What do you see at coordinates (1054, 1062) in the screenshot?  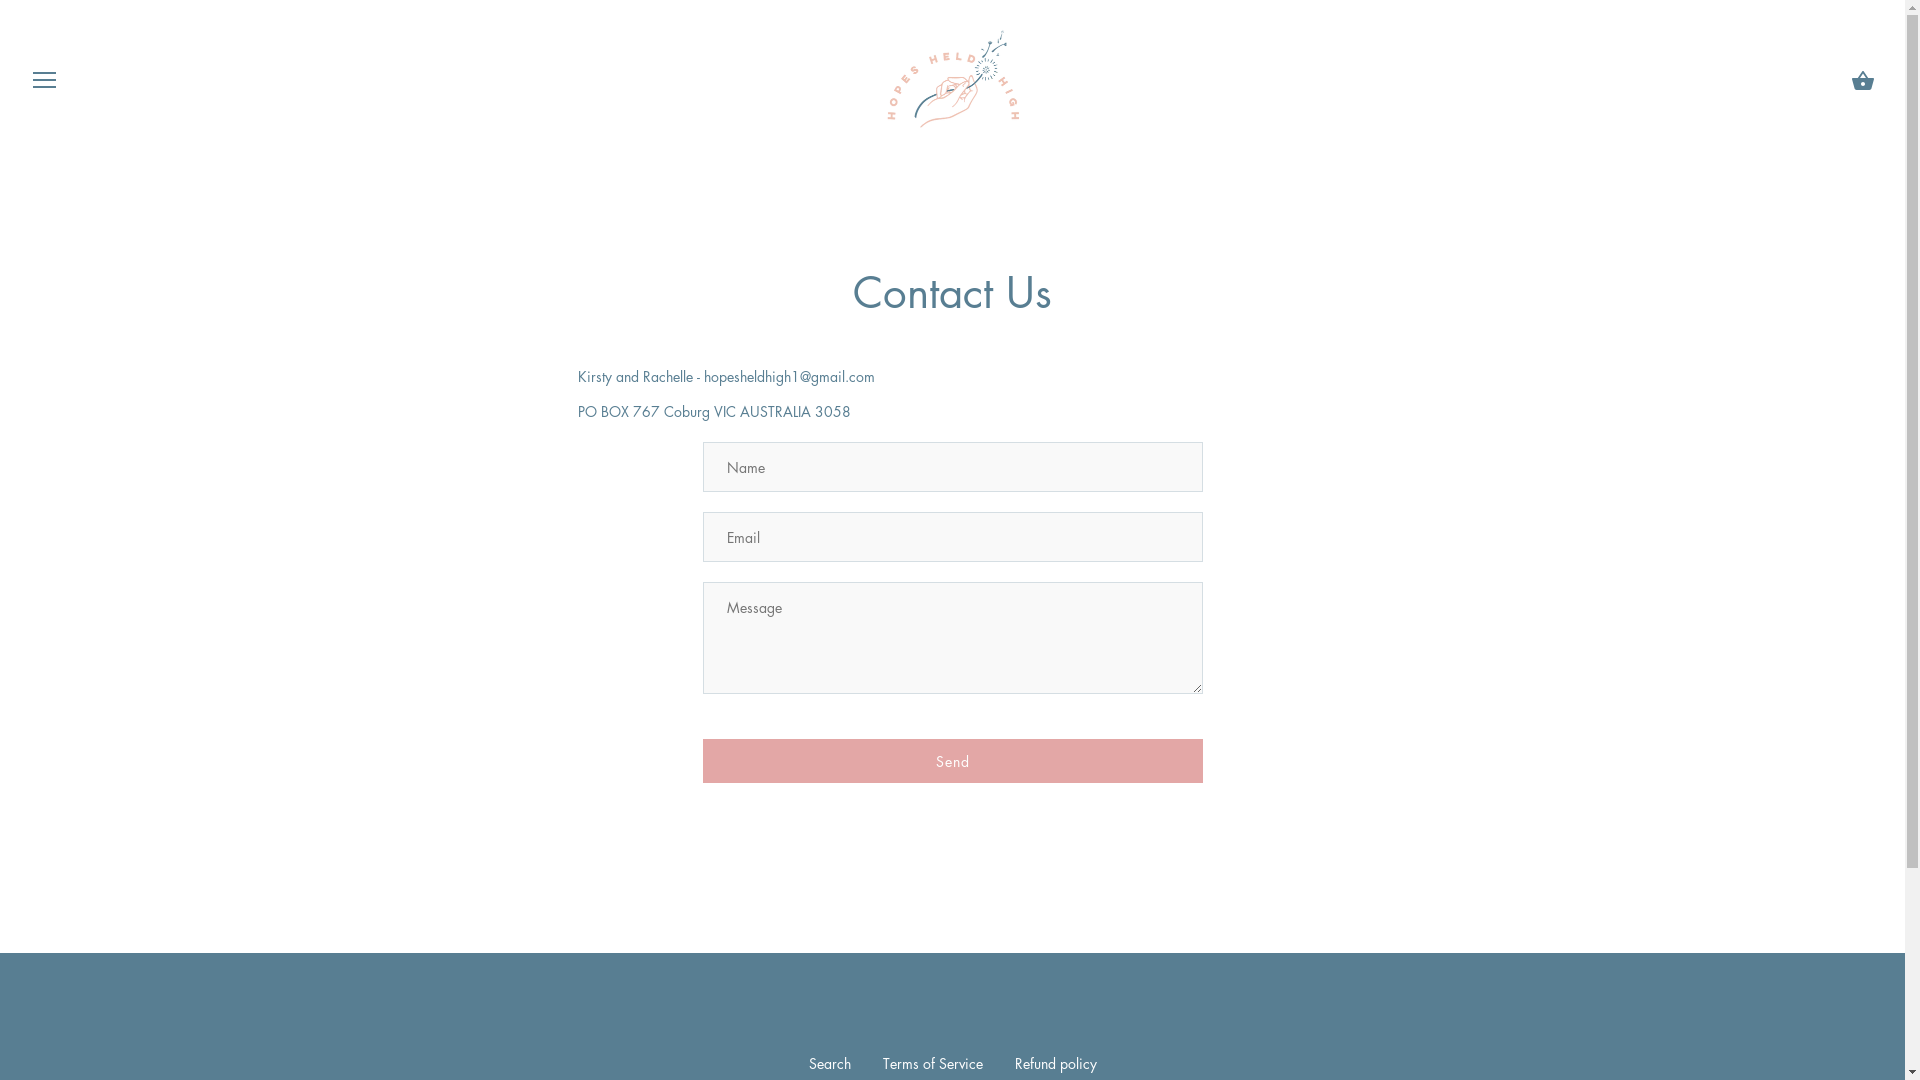 I see `'Refund policy'` at bounding box center [1054, 1062].